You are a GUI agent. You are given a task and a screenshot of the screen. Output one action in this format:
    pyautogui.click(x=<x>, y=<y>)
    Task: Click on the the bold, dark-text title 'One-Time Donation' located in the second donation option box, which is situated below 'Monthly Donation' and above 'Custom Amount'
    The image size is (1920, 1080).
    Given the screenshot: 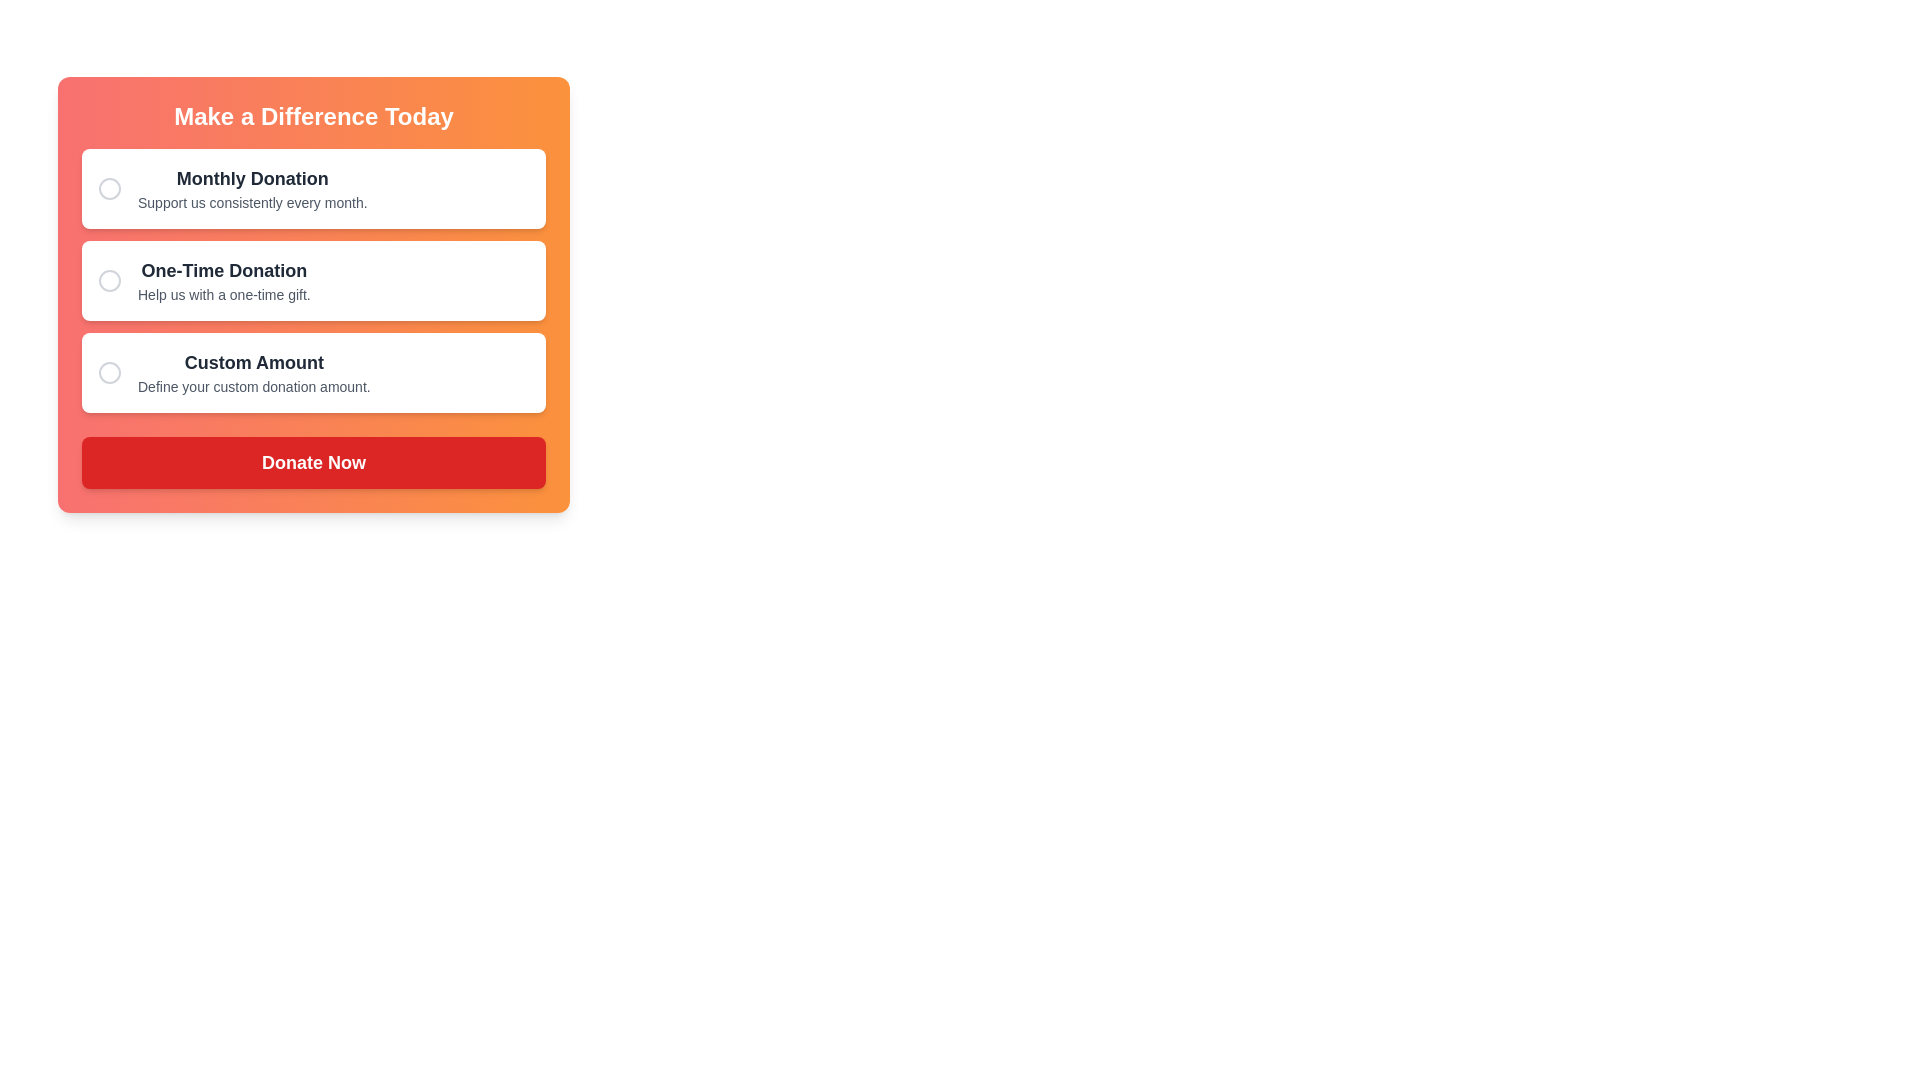 What is the action you would take?
    pyautogui.click(x=224, y=270)
    